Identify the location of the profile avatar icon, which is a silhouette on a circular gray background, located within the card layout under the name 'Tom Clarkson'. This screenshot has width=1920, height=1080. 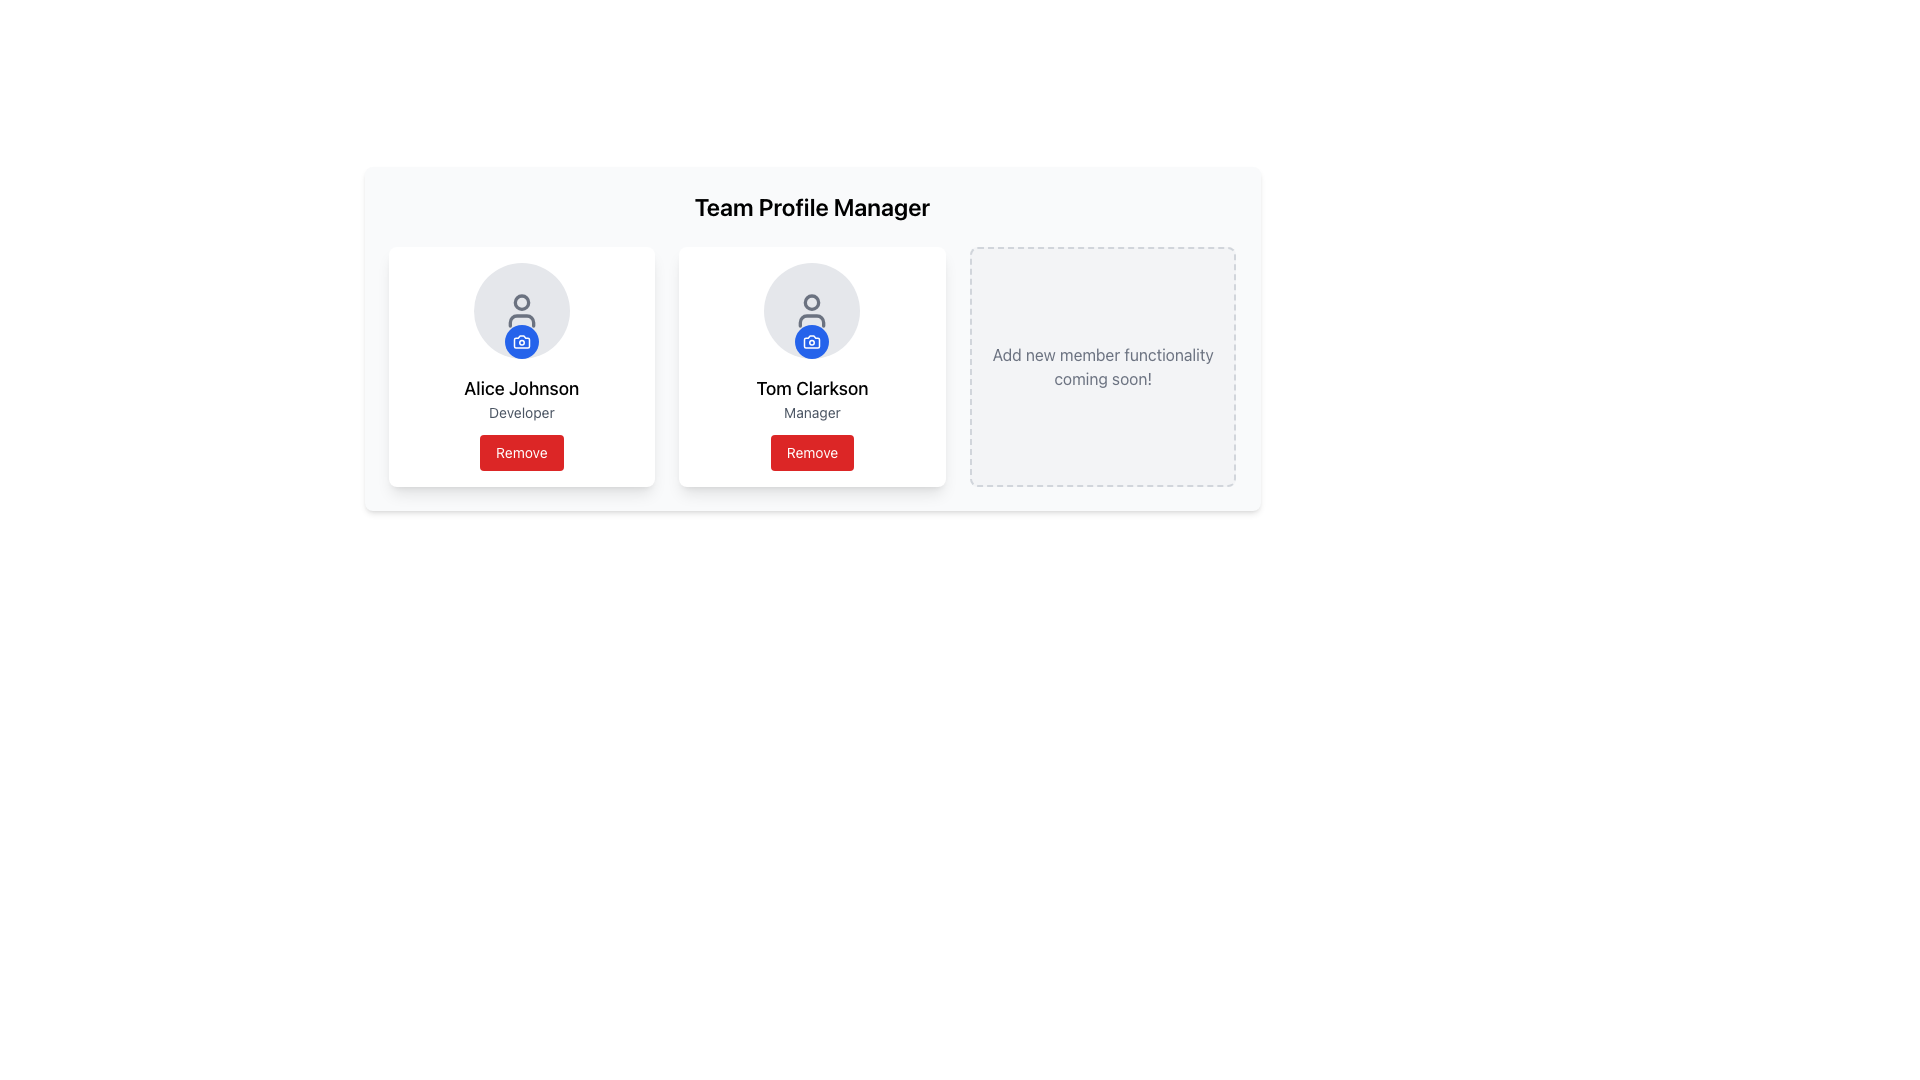
(812, 311).